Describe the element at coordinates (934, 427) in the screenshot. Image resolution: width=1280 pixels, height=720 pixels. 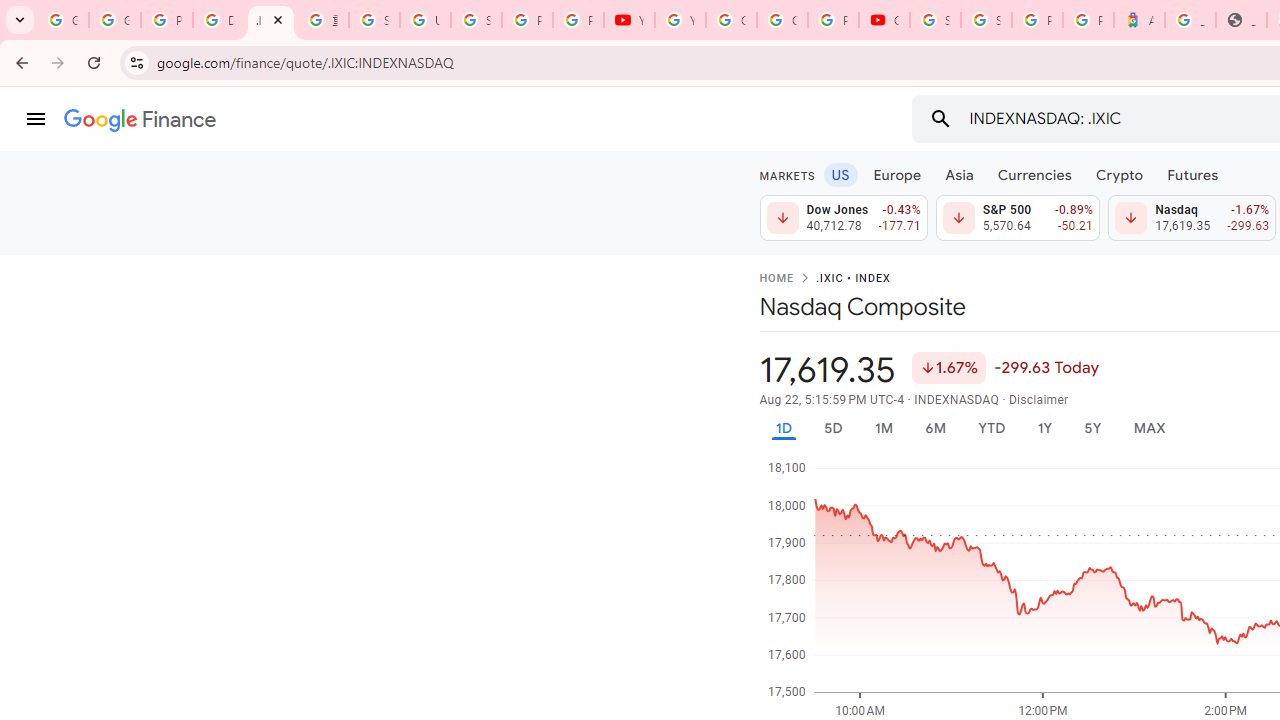
I see `'6M'` at that location.